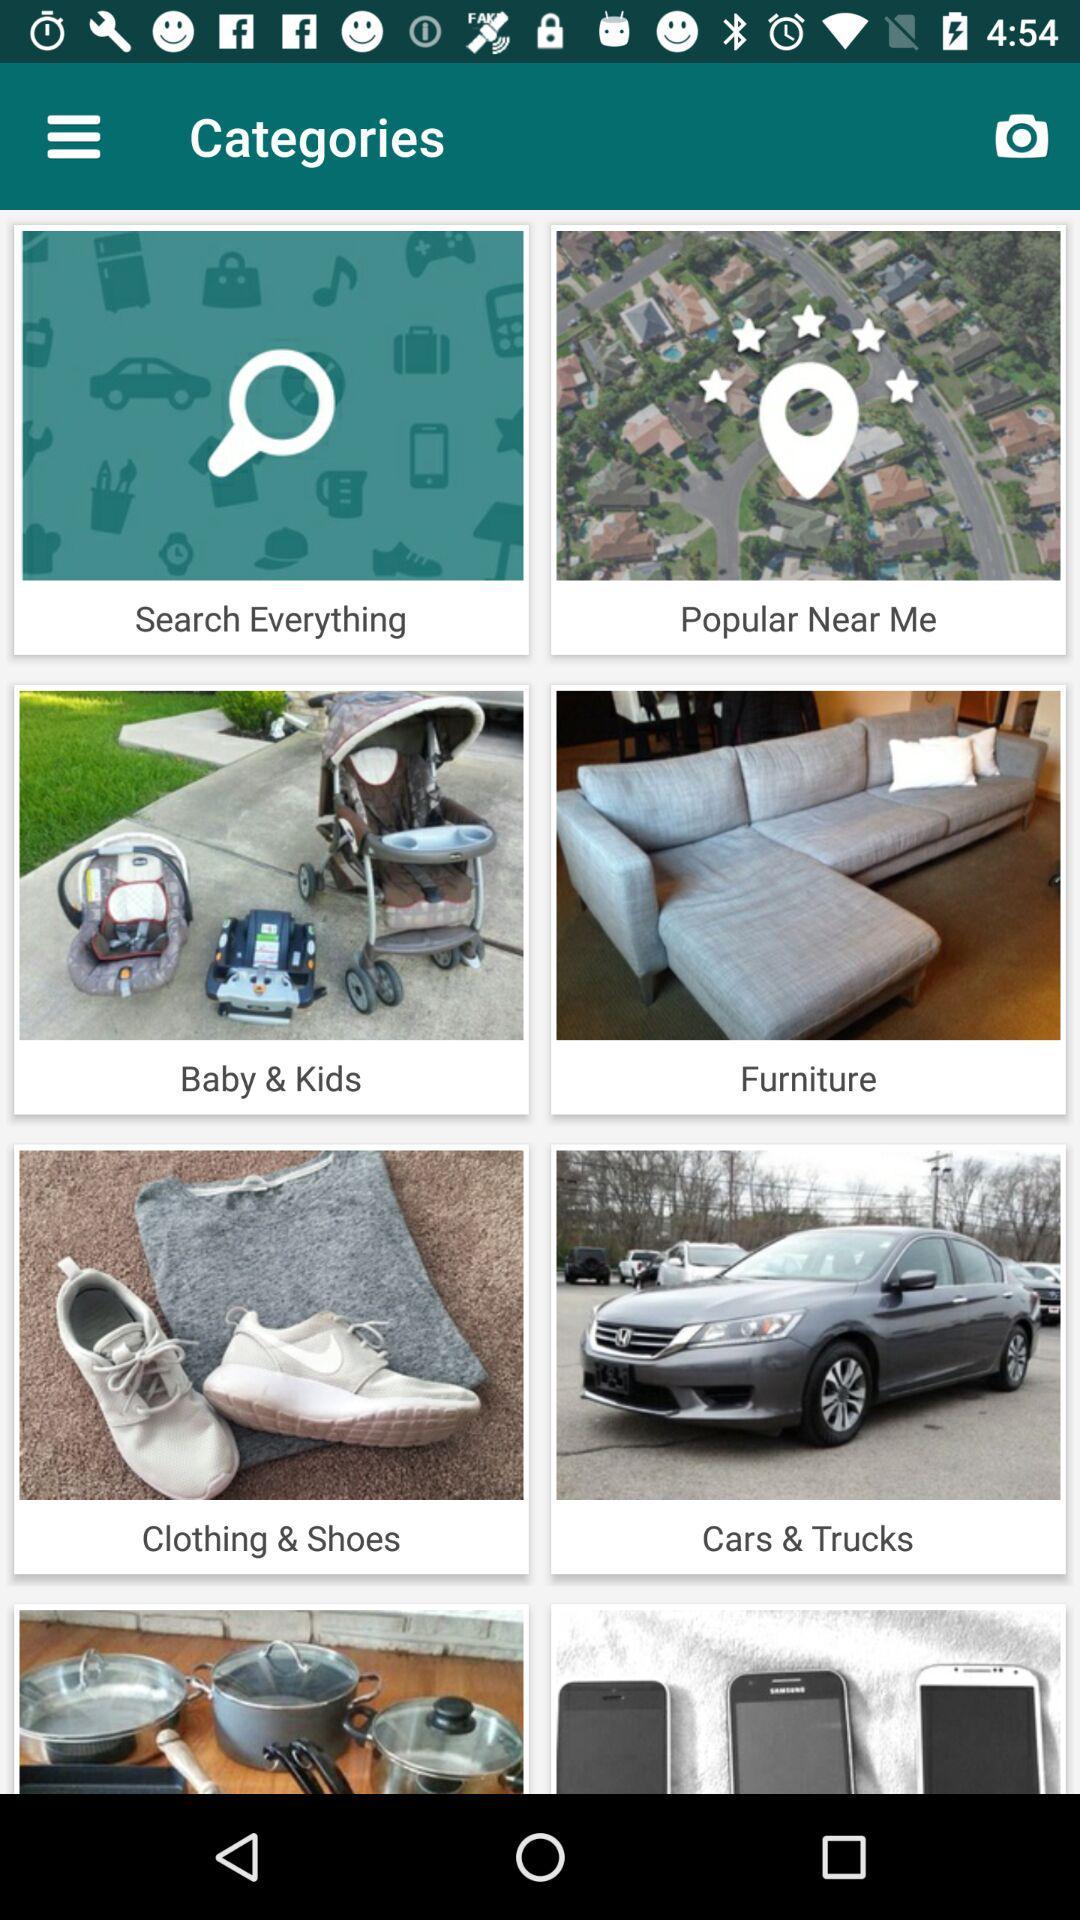 The image size is (1080, 1920). Describe the element at coordinates (1022, 135) in the screenshot. I see `the item to the right of the categories item` at that location.